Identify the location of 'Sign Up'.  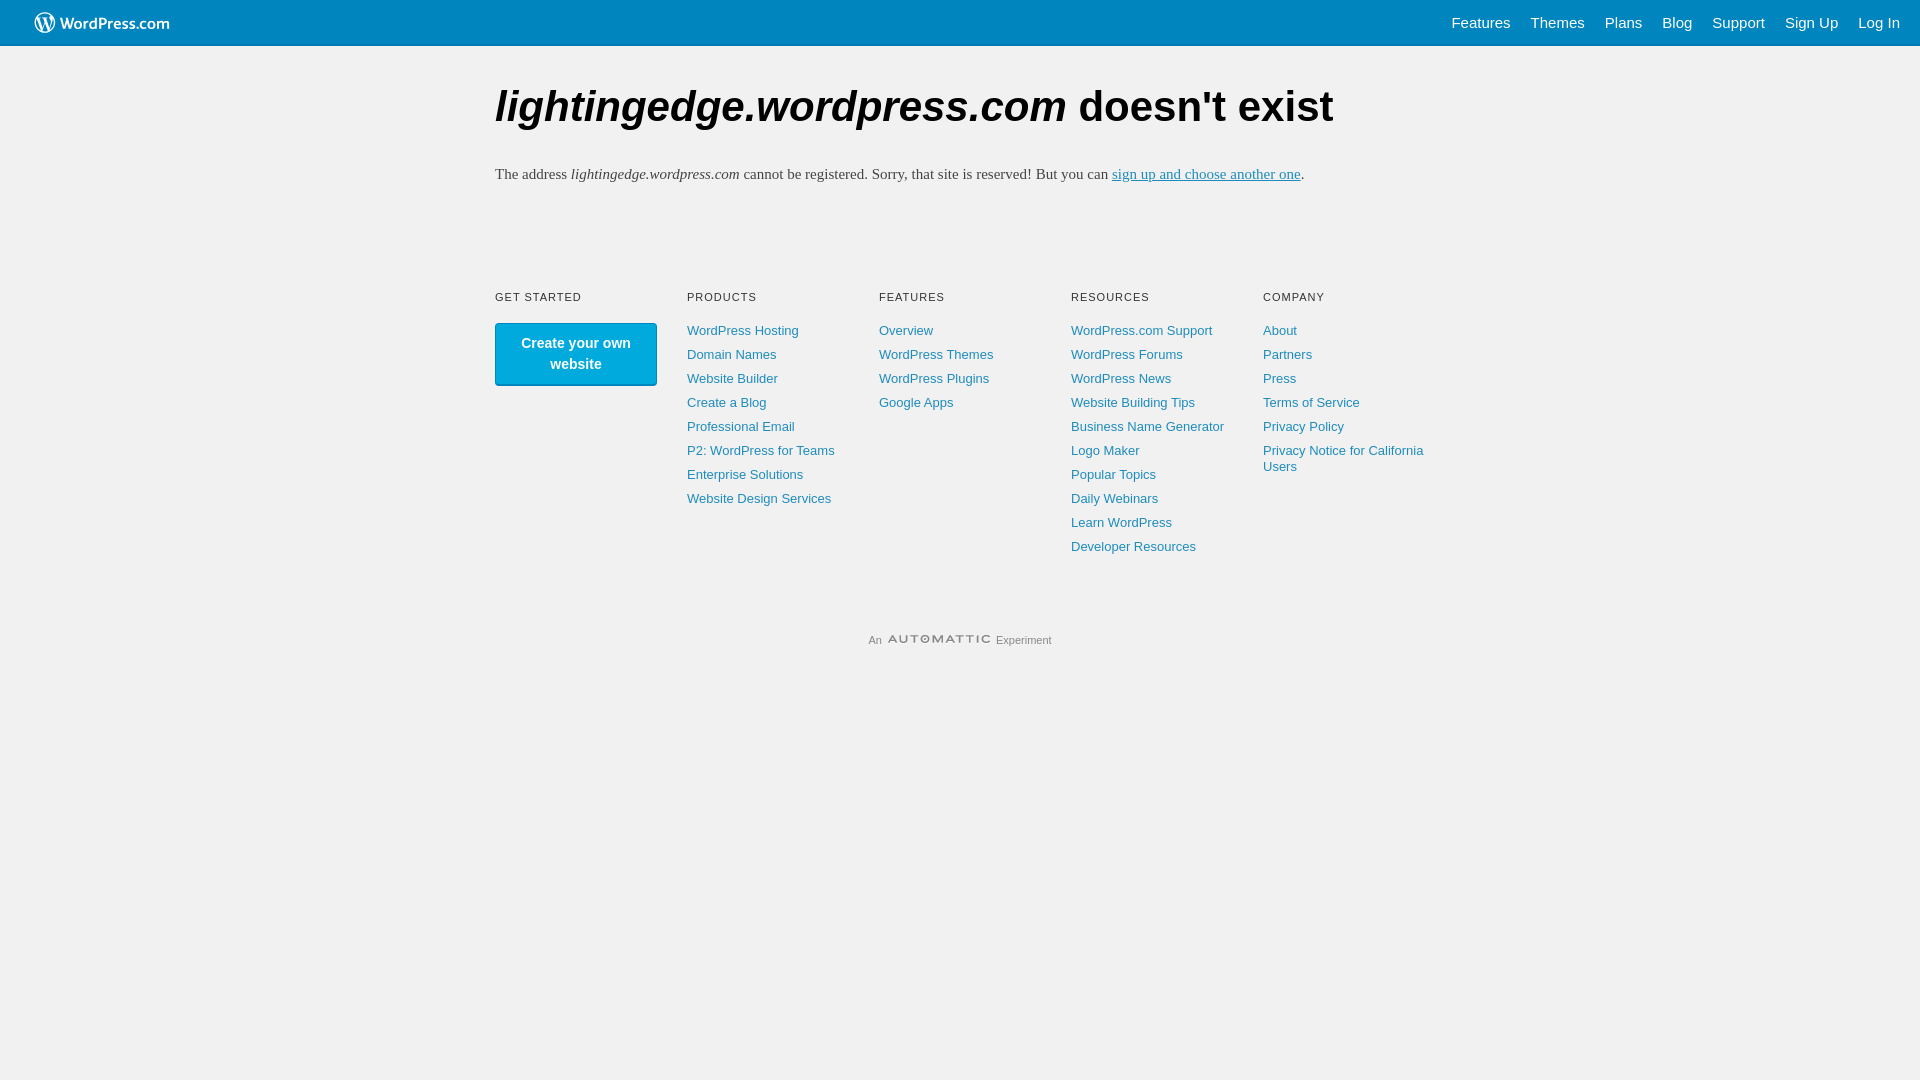
(1811, 23).